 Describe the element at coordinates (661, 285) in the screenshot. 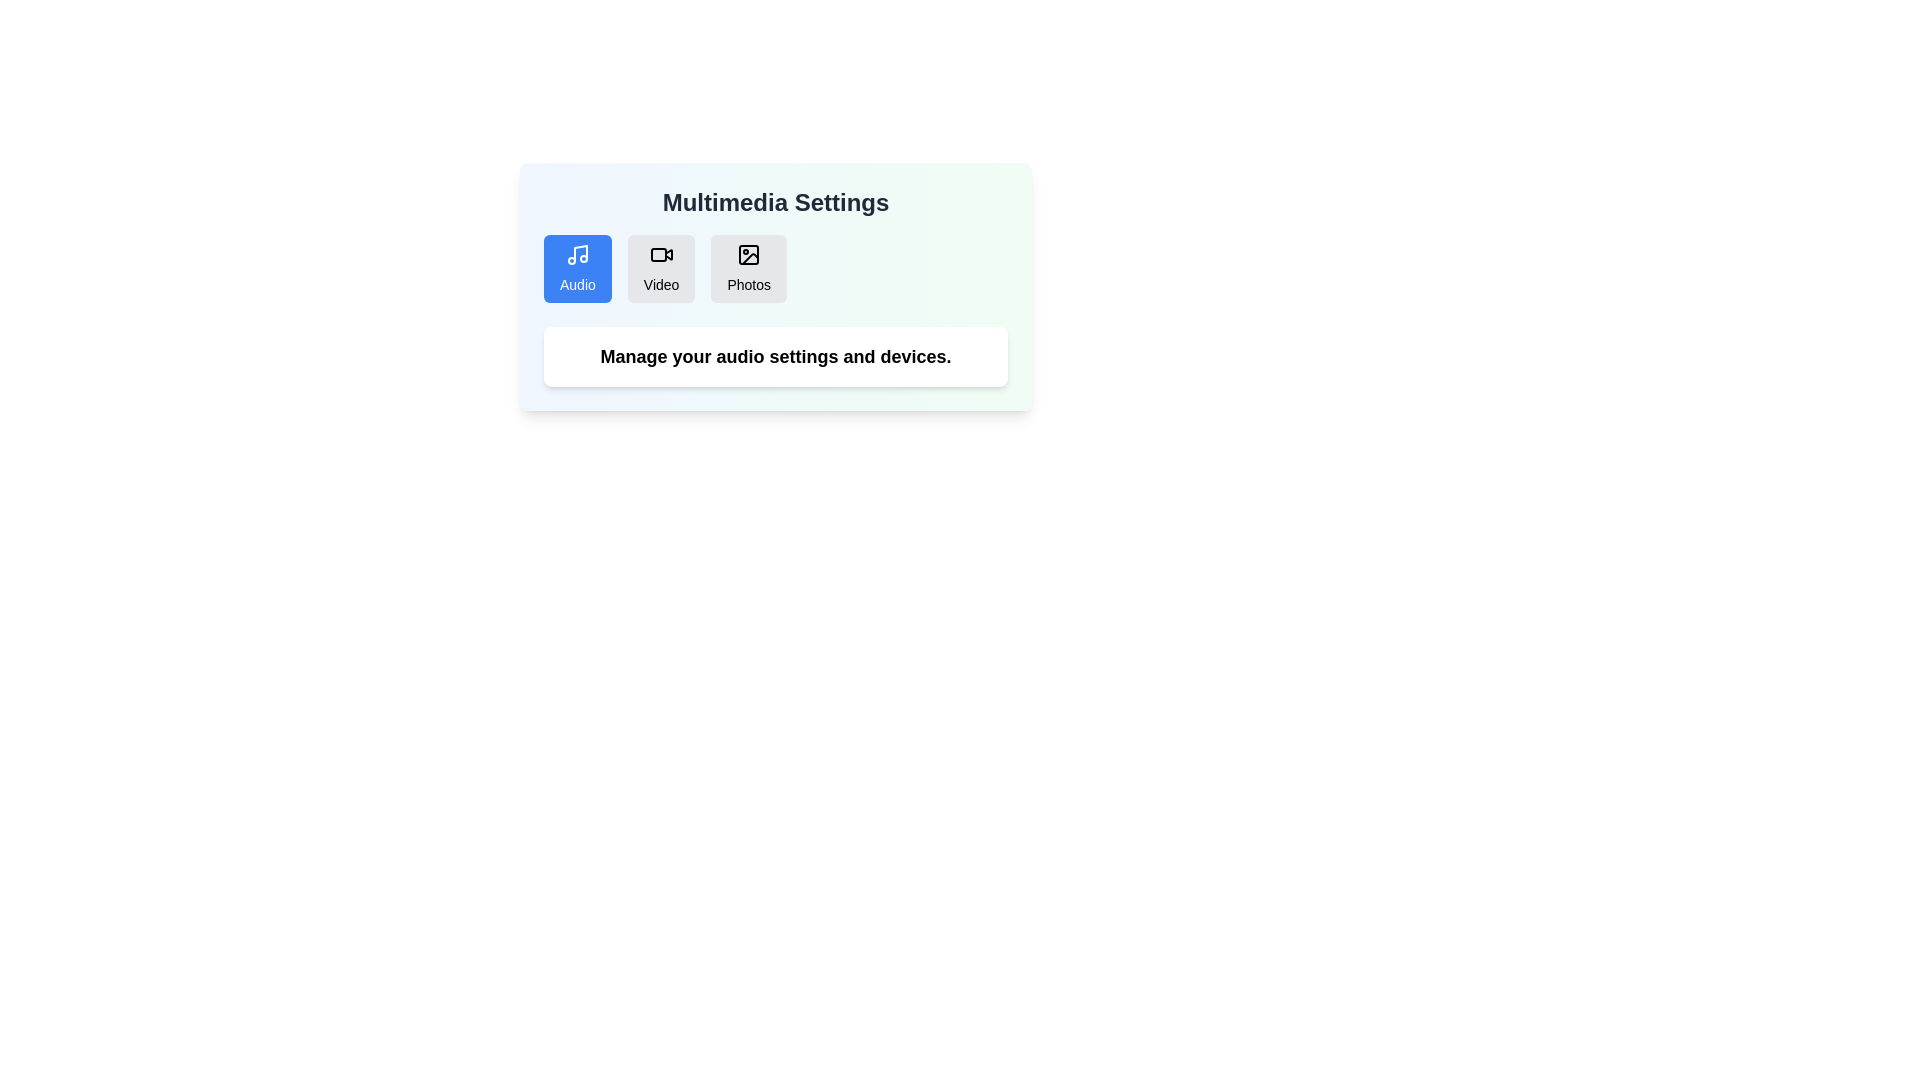

I see `the 'Video' label in the multimedia settings panel, which is the second option from the left below the central icon` at that location.